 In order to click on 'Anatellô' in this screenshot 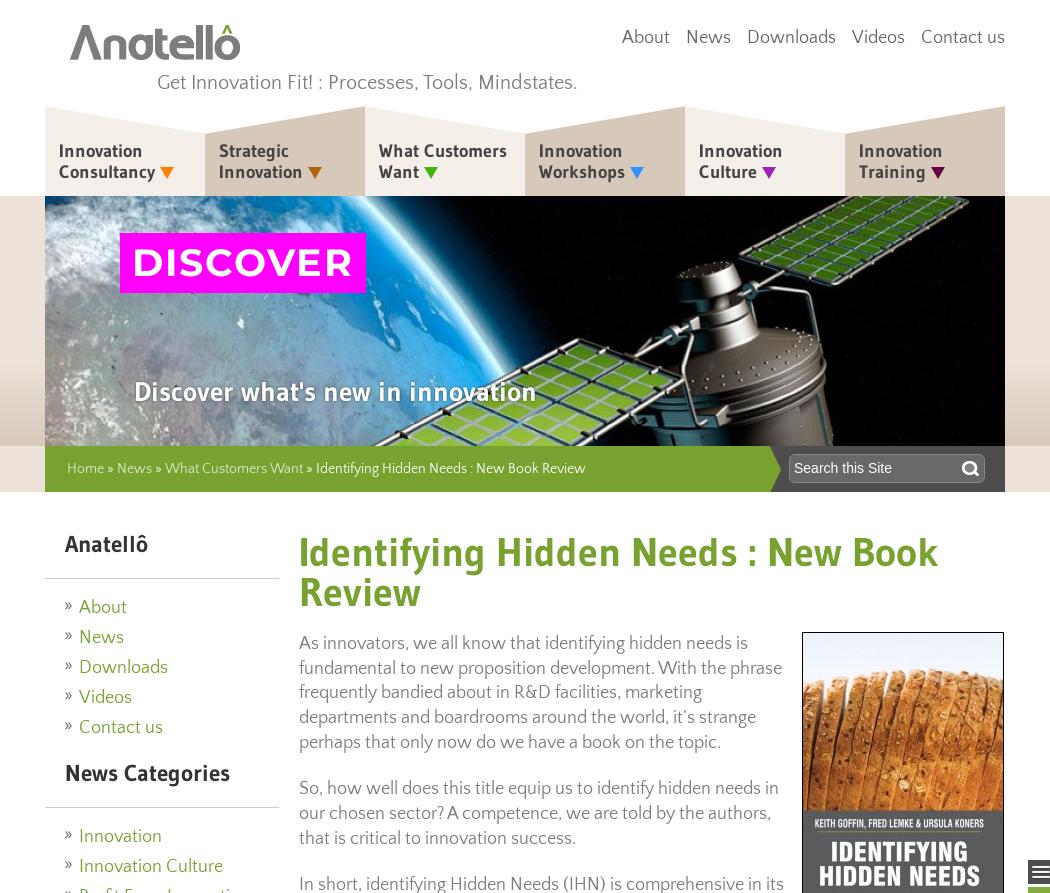, I will do `click(106, 542)`.